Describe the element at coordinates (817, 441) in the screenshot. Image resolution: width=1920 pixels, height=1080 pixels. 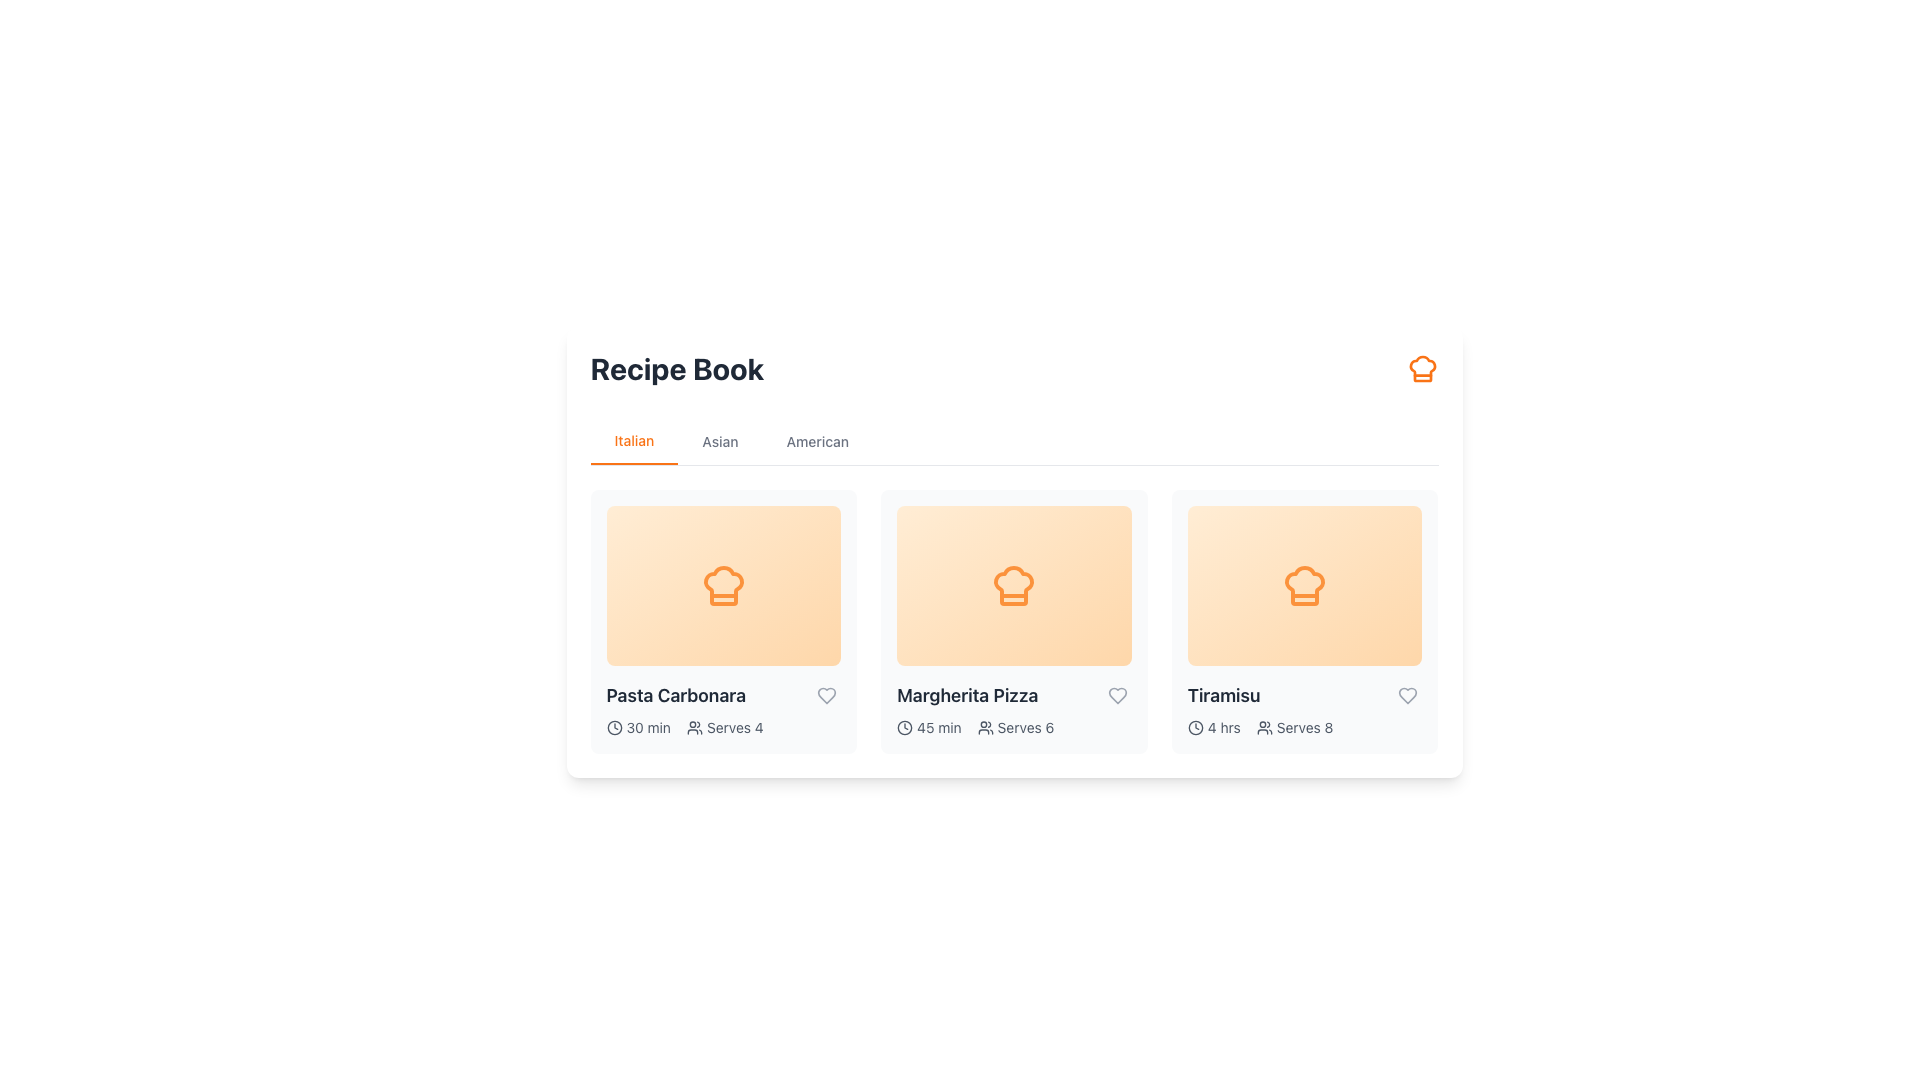
I see `the text label displaying 'American'` at that location.